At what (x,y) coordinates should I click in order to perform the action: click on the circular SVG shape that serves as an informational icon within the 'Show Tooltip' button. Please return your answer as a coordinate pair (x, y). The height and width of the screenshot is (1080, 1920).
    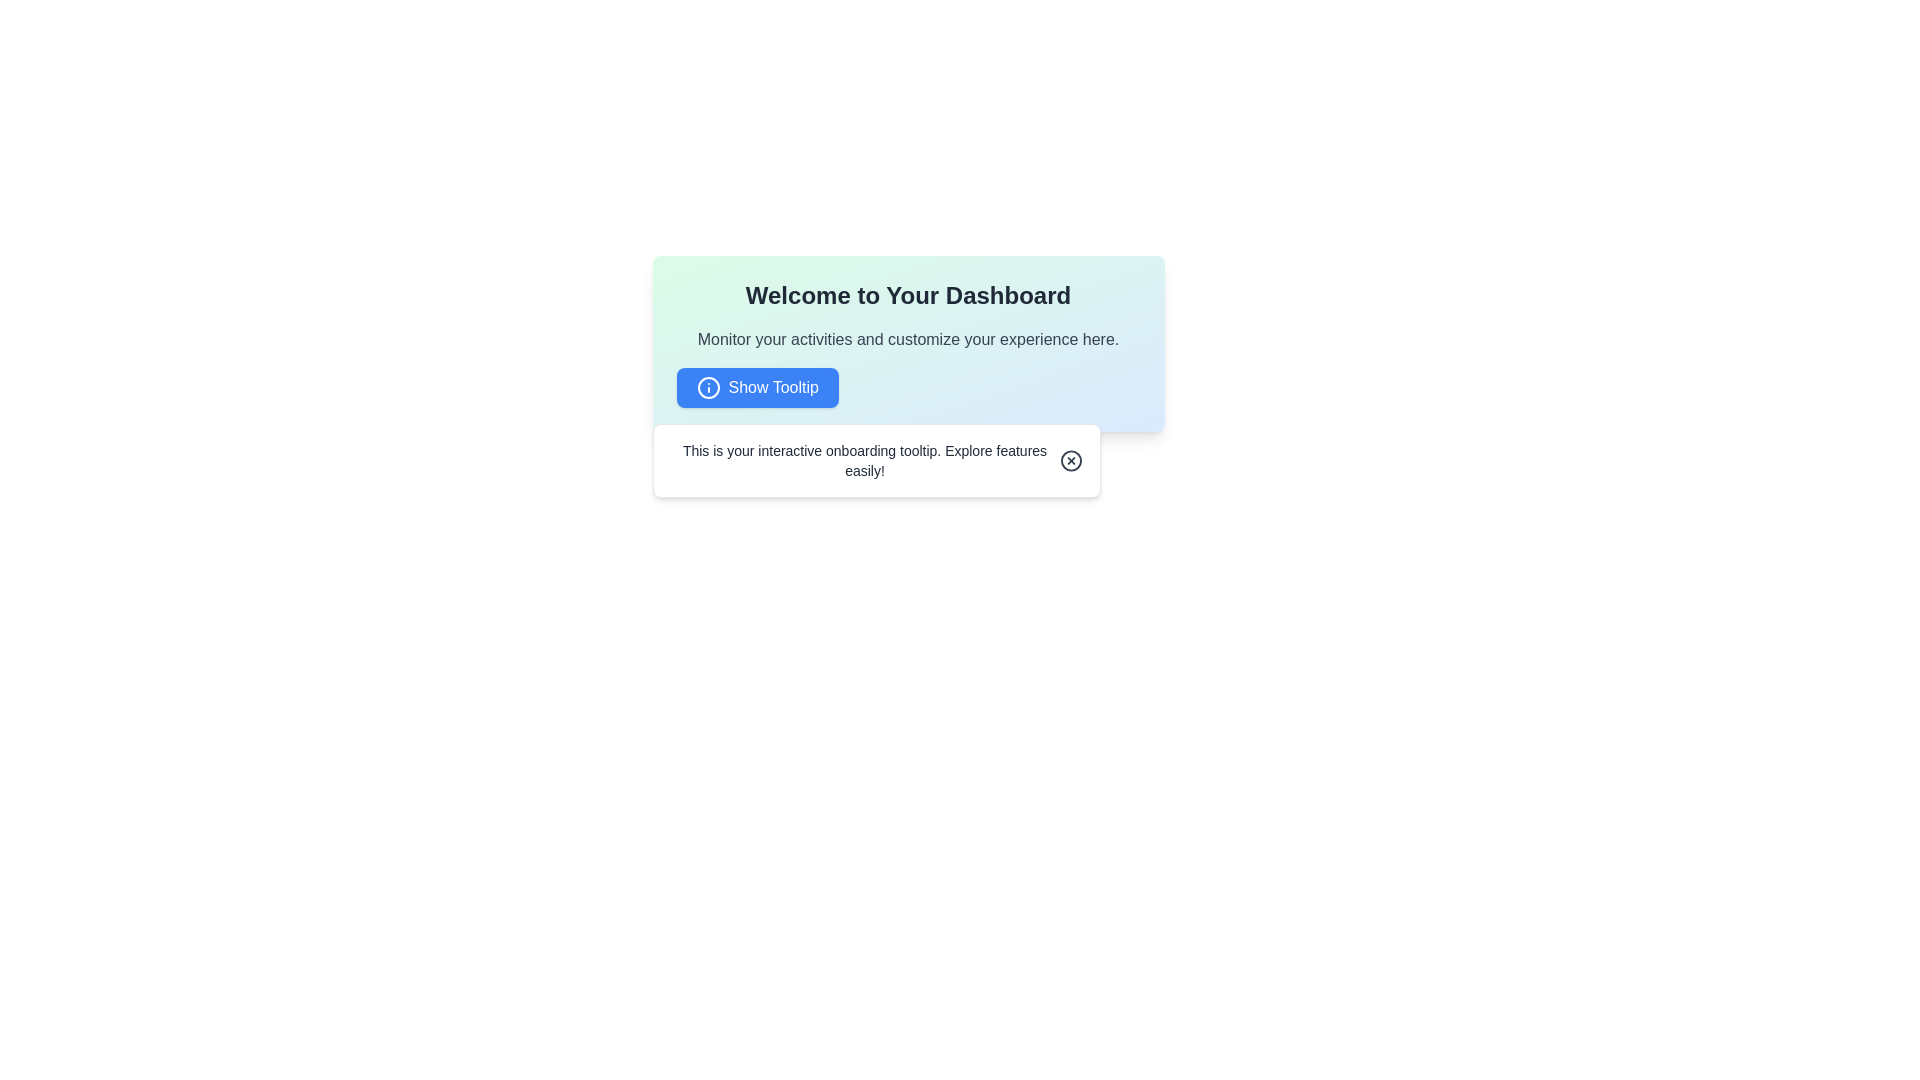
    Looking at the image, I should click on (708, 388).